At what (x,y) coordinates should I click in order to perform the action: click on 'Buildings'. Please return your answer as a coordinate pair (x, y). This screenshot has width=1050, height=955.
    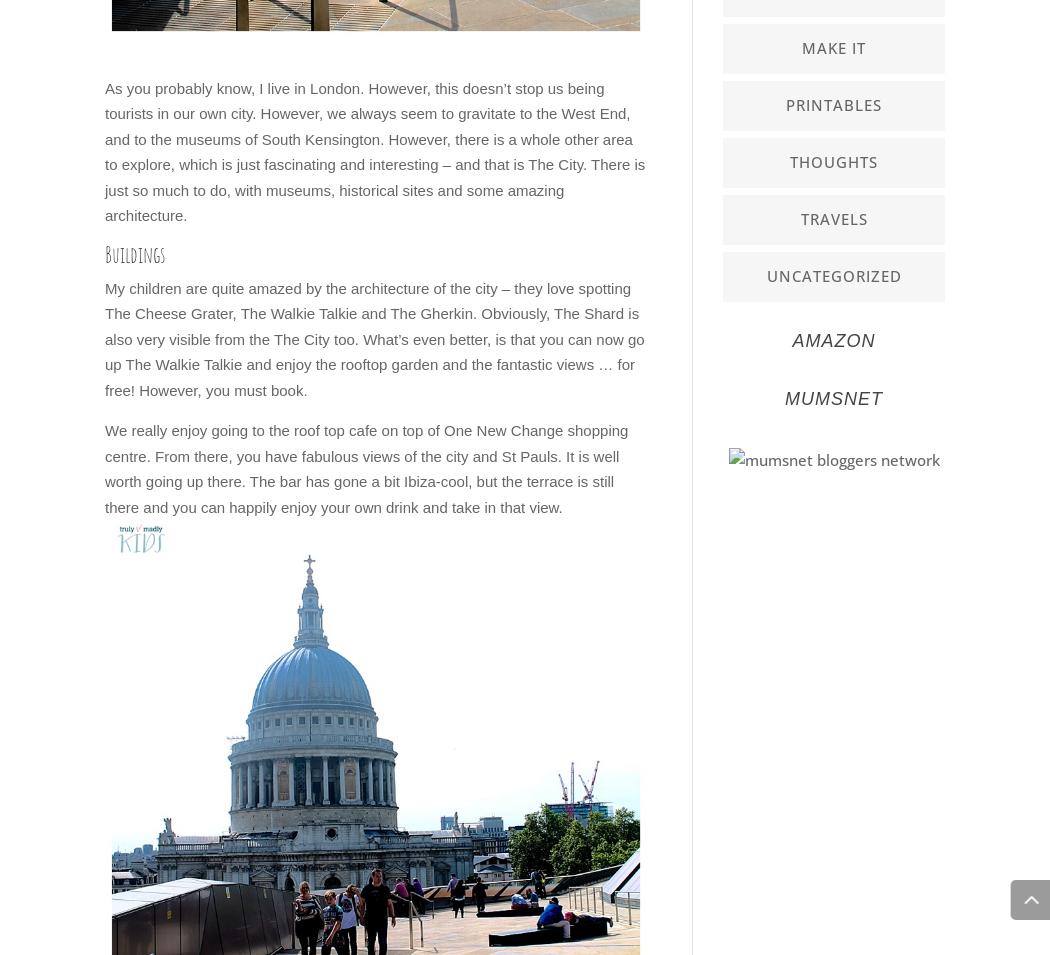
    Looking at the image, I should click on (134, 253).